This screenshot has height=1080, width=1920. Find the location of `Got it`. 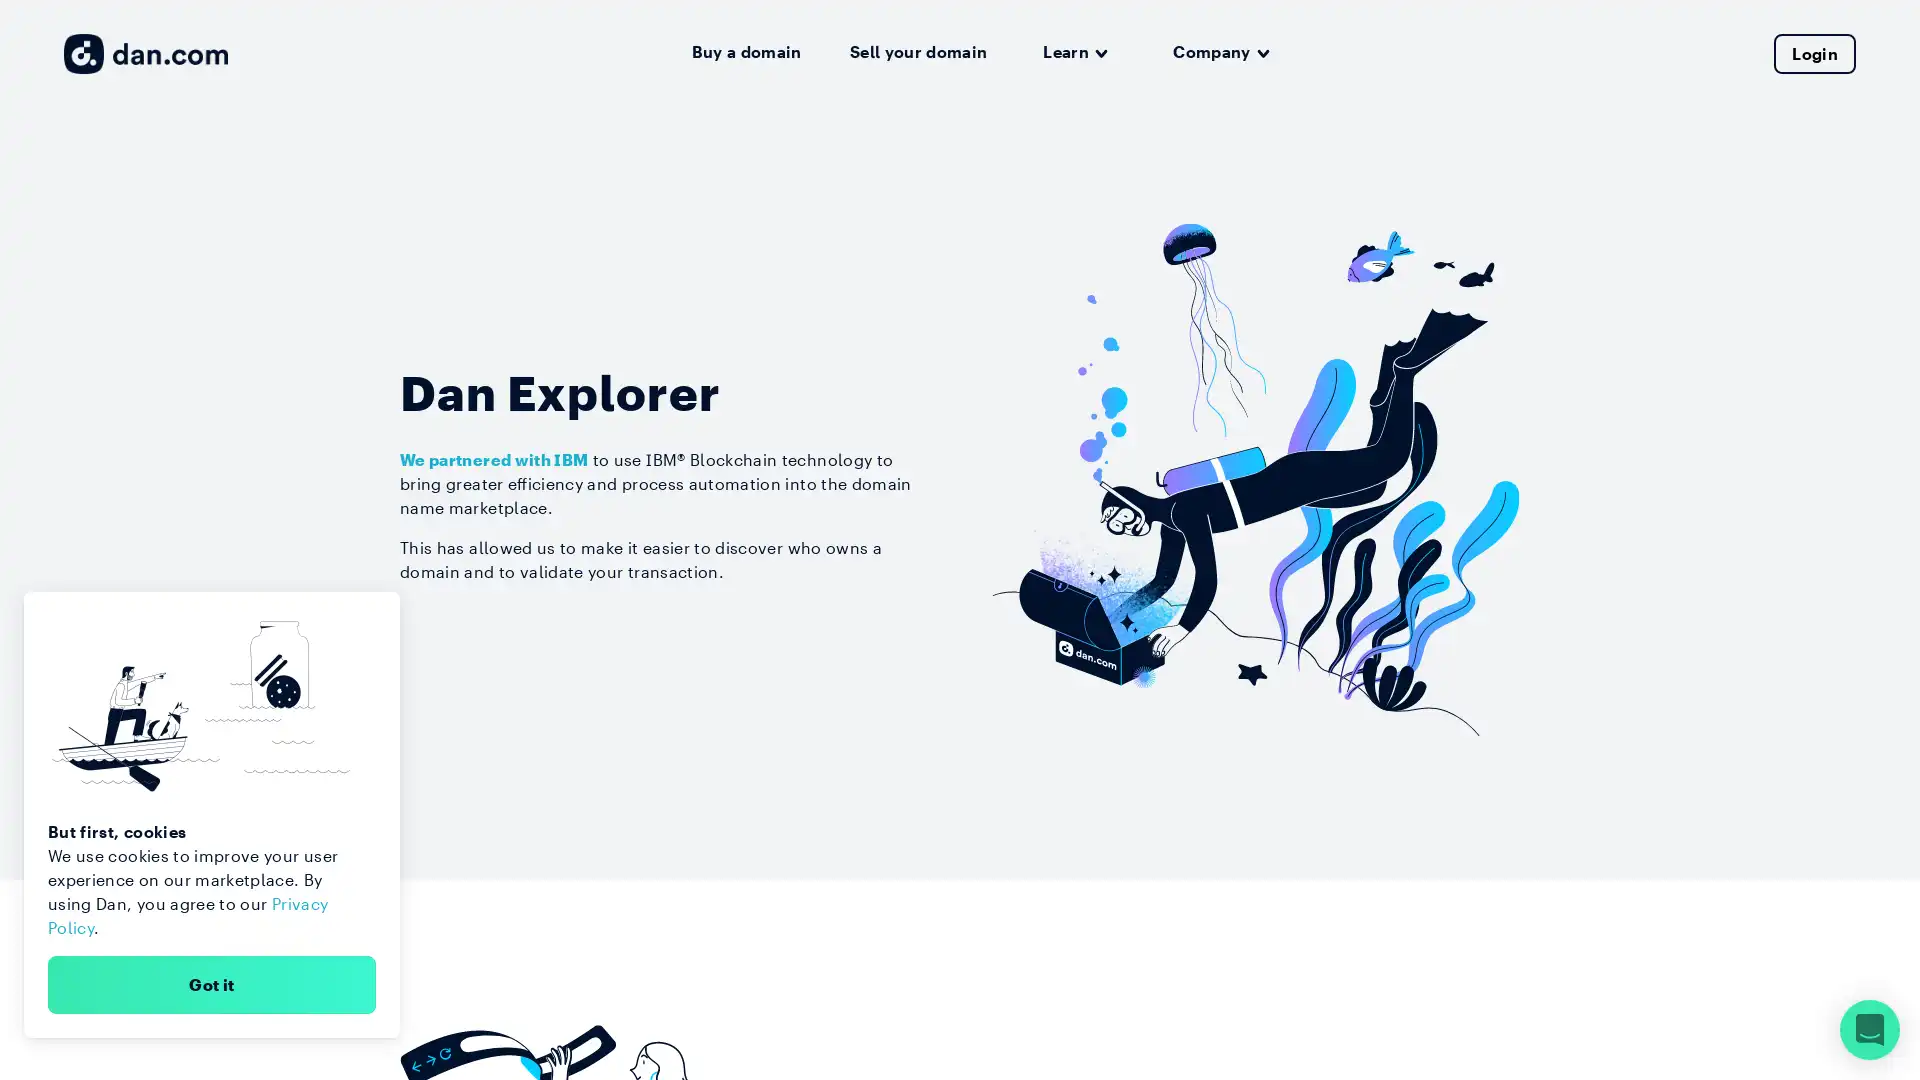

Got it is located at coordinates (211, 983).